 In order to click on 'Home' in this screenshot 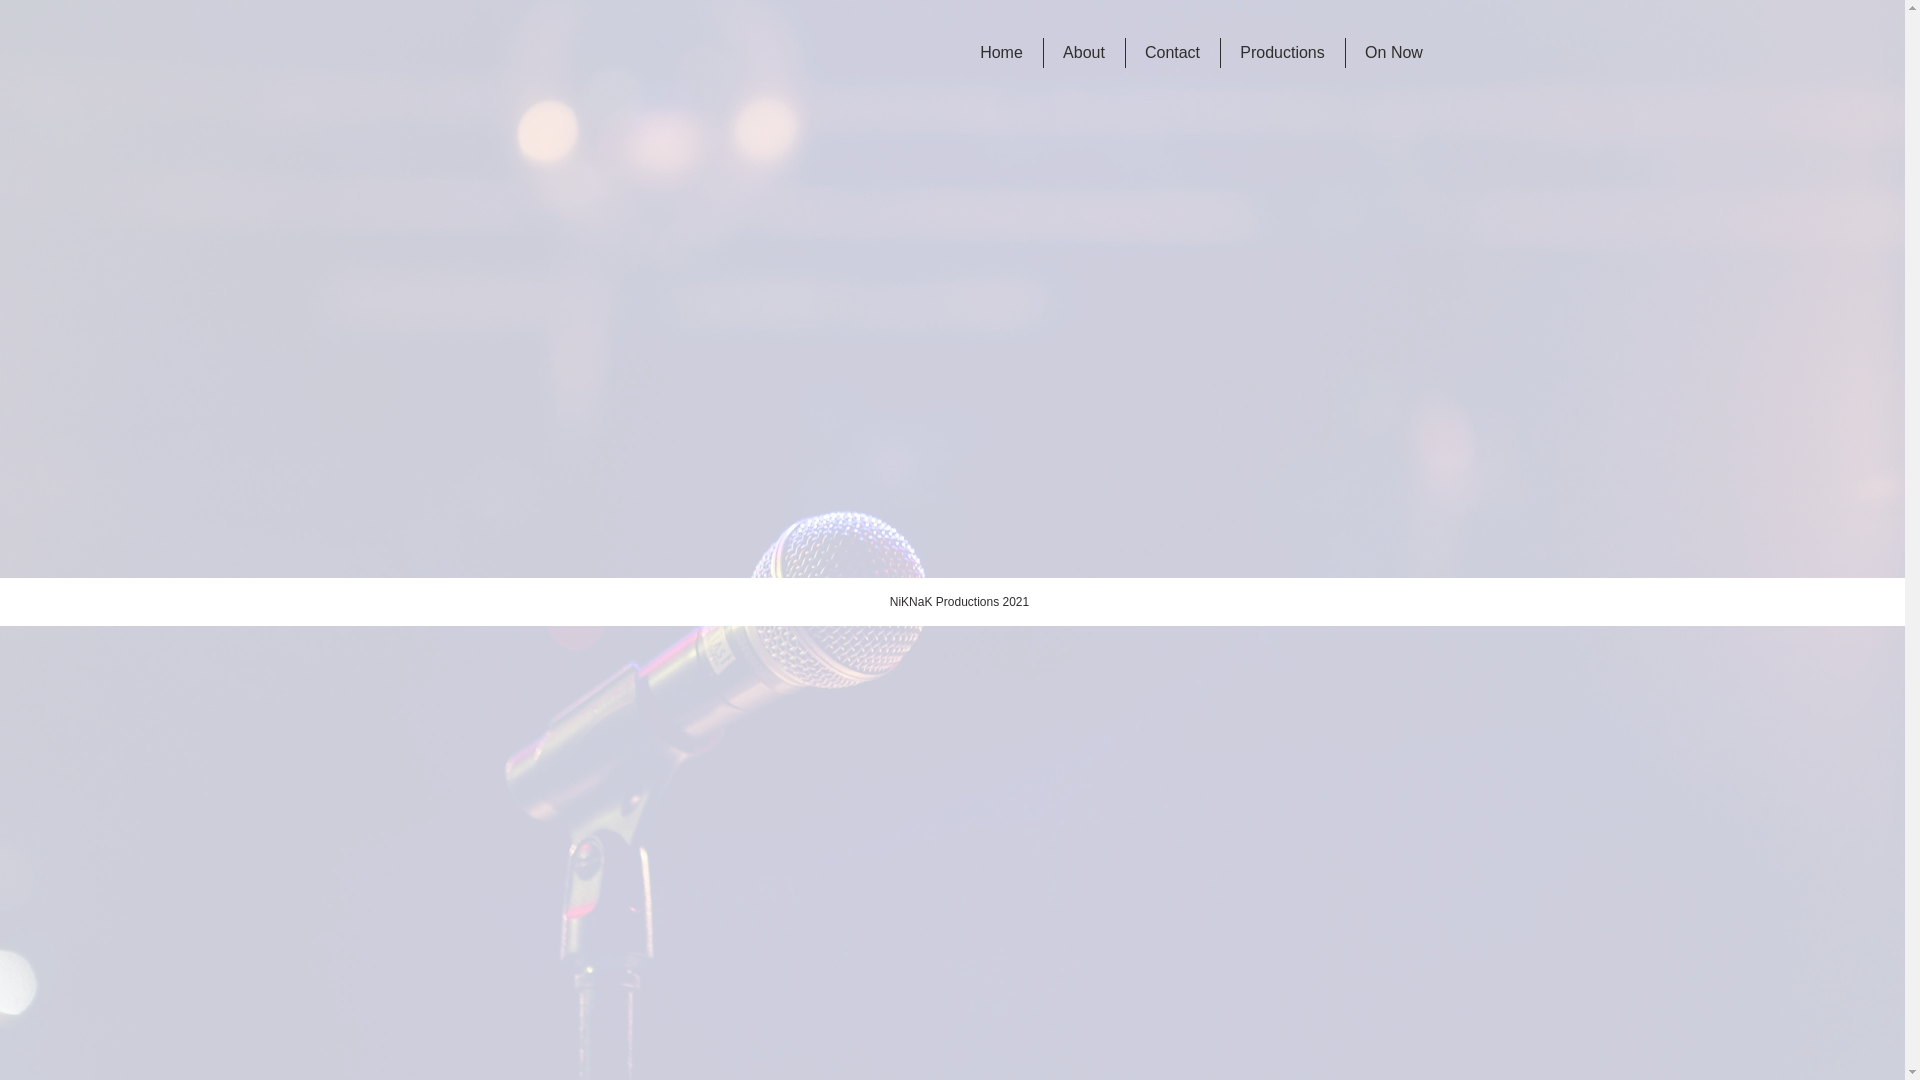, I will do `click(1001, 52)`.